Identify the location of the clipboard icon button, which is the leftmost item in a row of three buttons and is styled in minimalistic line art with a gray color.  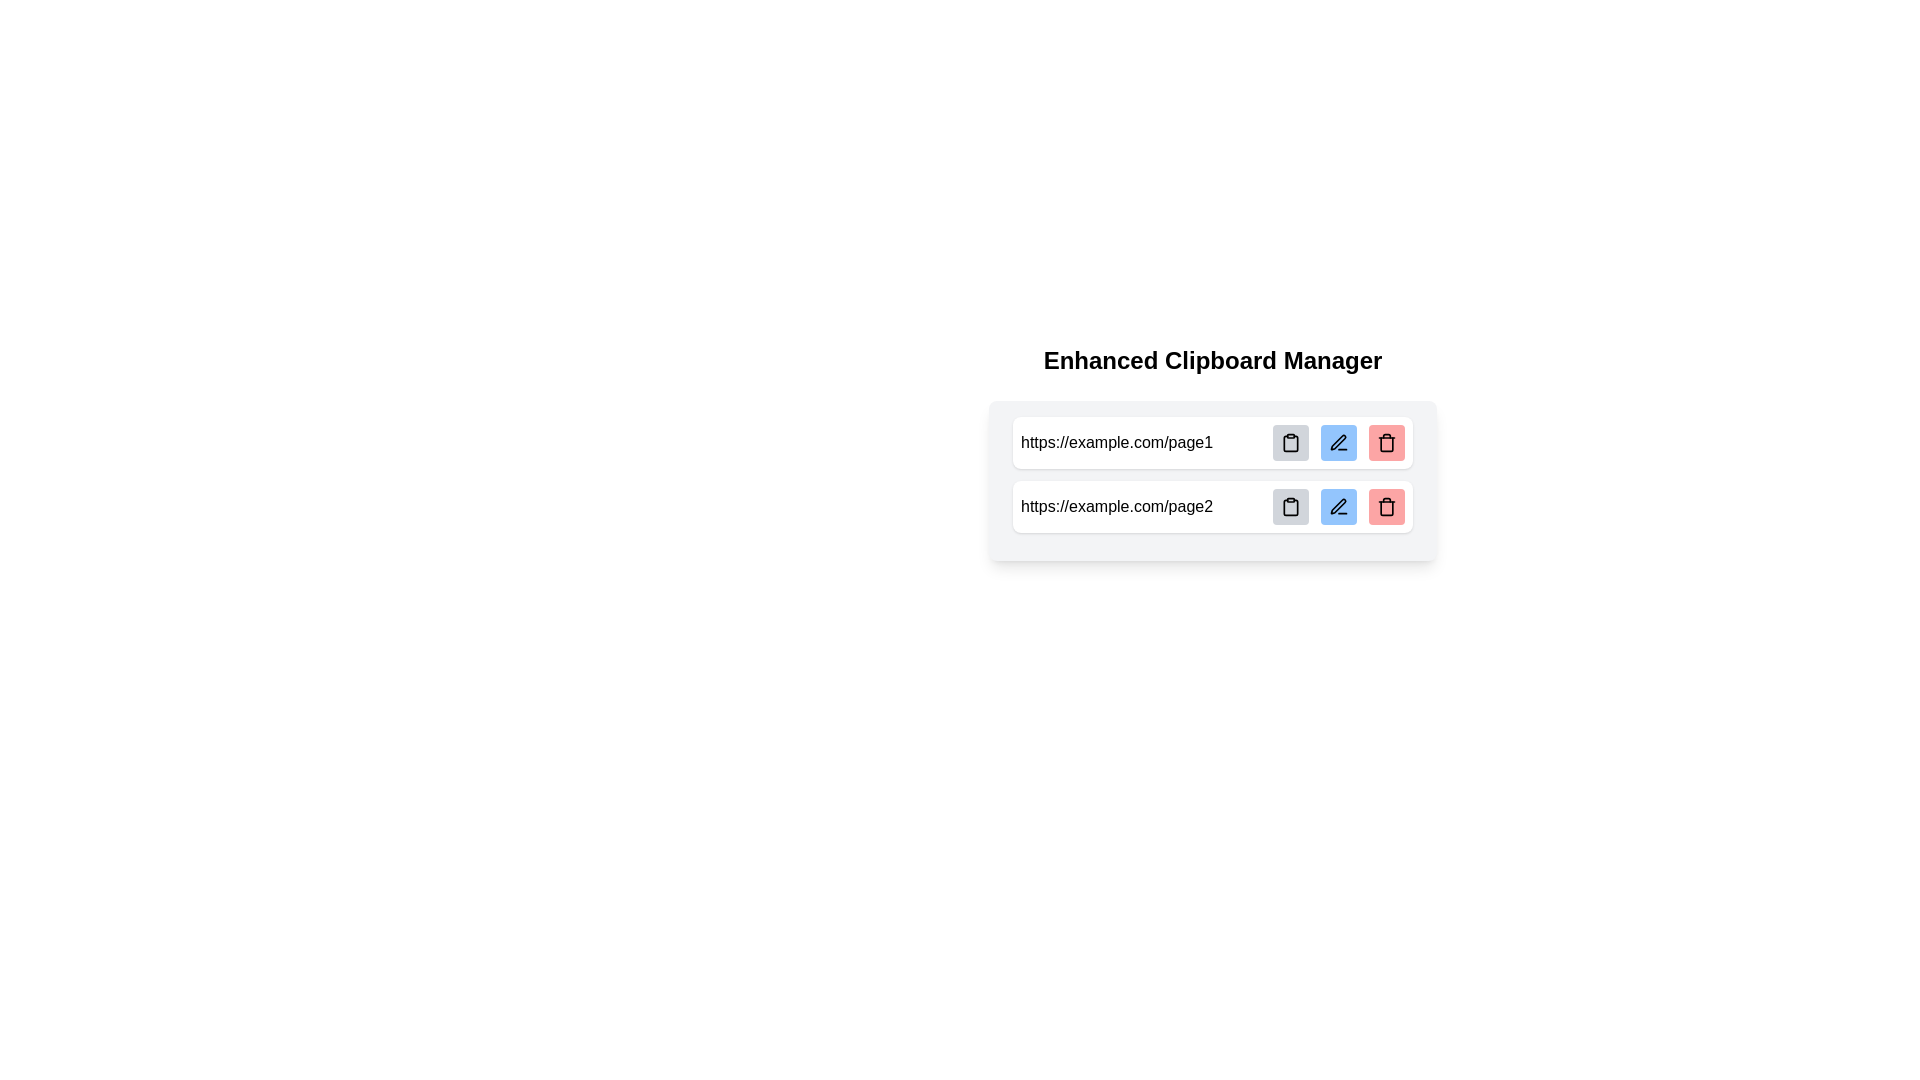
(1291, 505).